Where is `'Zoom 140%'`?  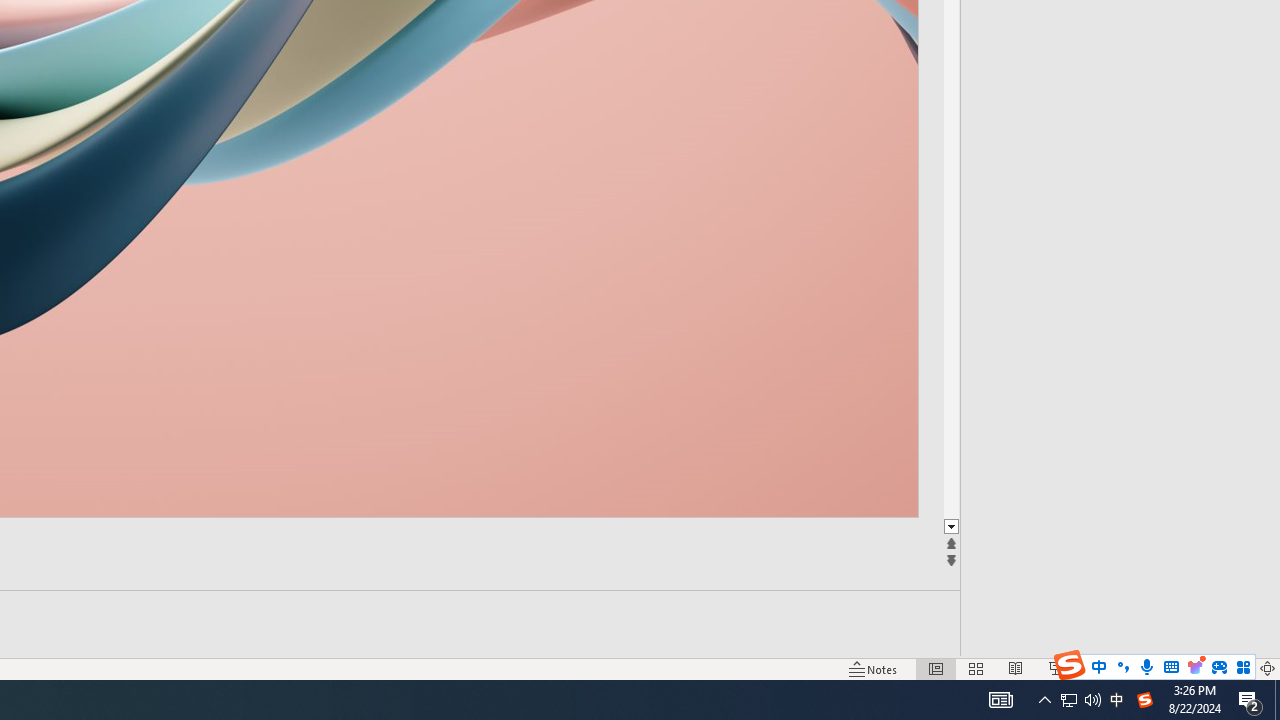 'Zoom 140%' is located at coordinates (1233, 669).